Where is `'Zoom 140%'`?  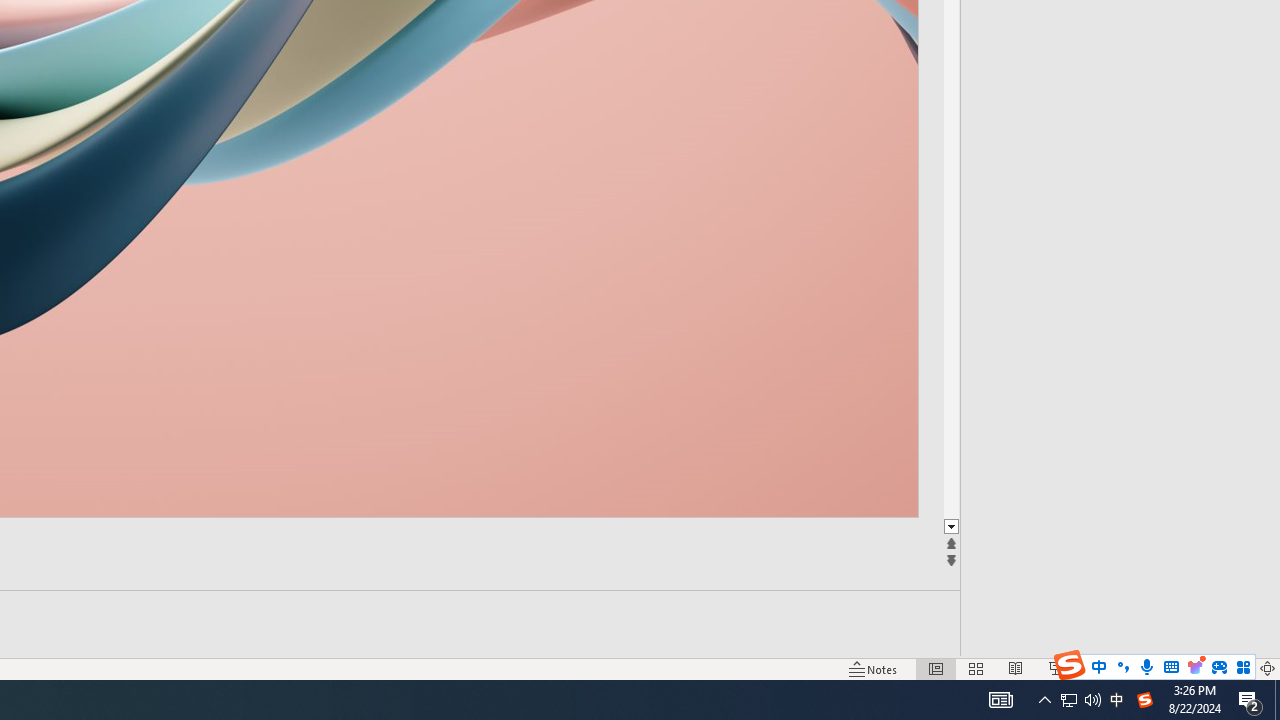 'Zoom 140%' is located at coordinates (1233, 669).